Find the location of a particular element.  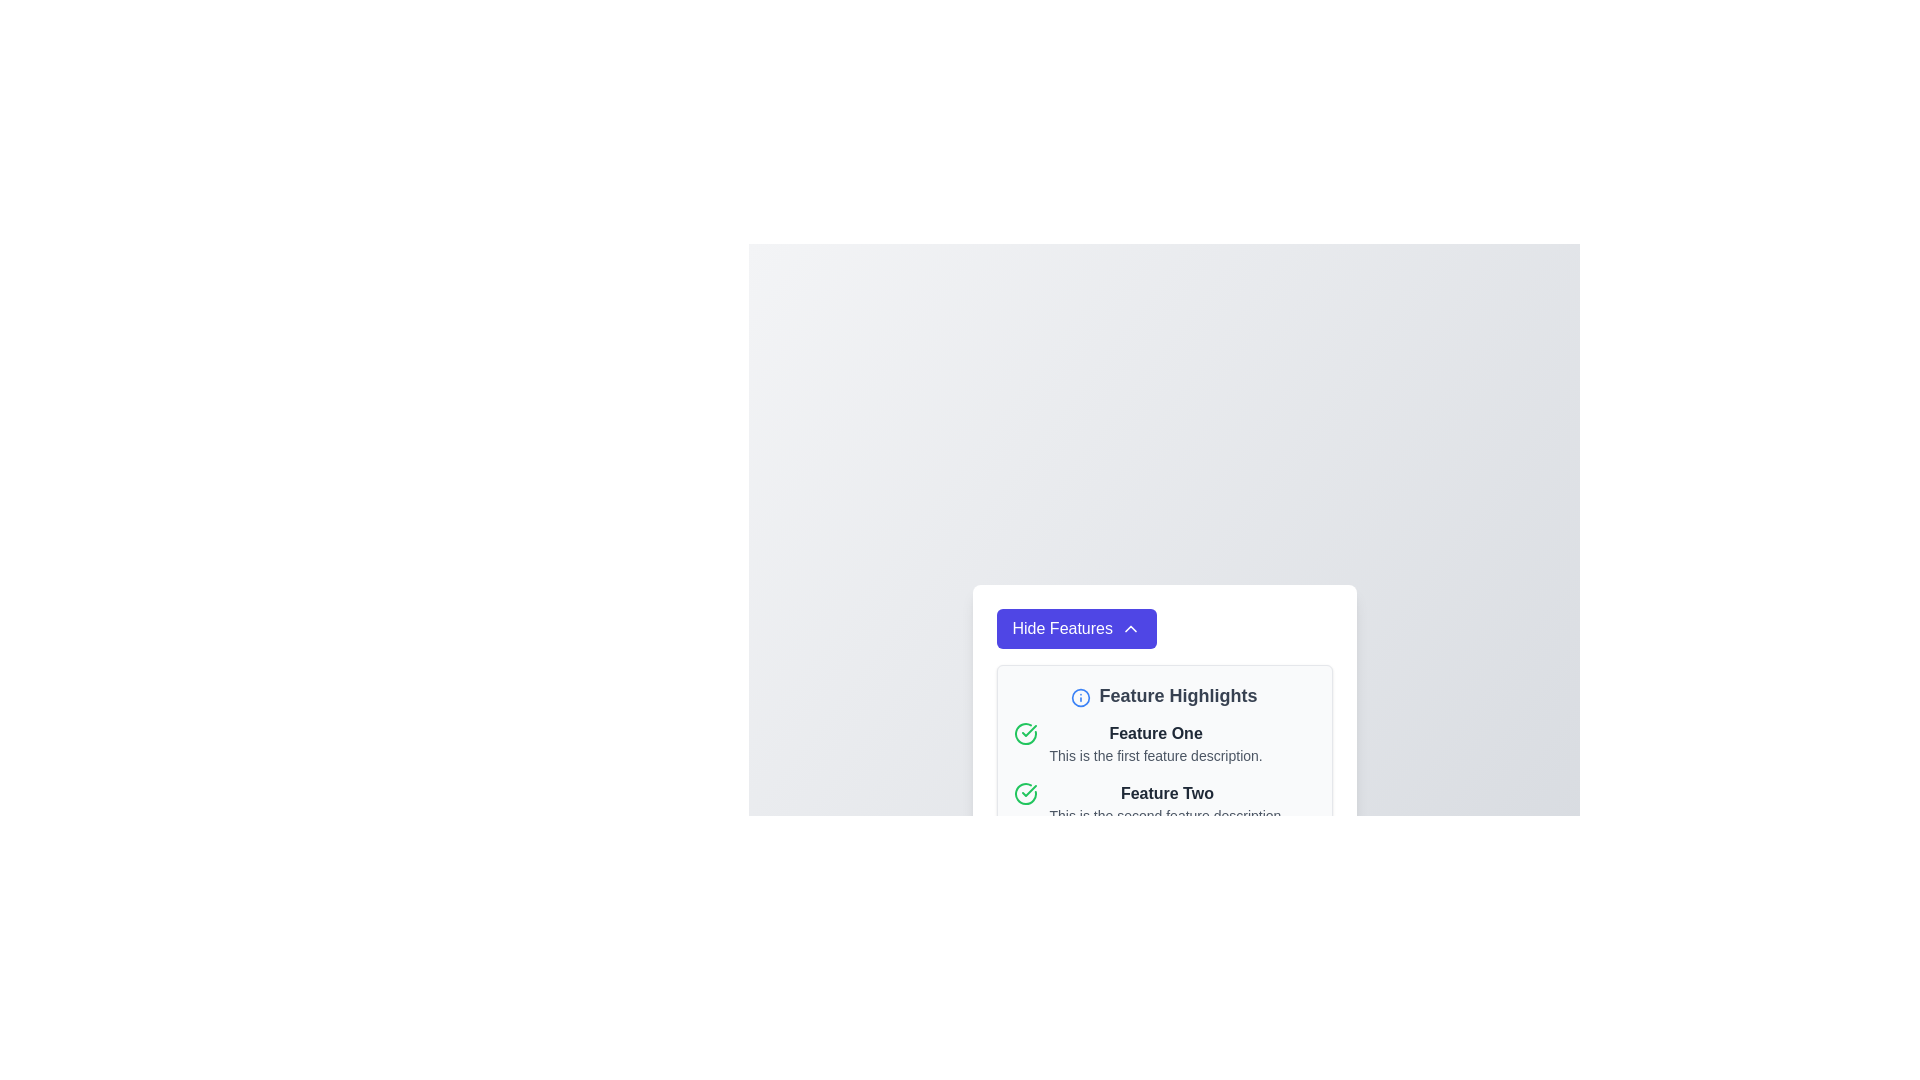

text label that states 'This is the second feature description.' which is located beneath the title 'Feature Two' in the feature highlights section is located at coordinates (1167, 816).